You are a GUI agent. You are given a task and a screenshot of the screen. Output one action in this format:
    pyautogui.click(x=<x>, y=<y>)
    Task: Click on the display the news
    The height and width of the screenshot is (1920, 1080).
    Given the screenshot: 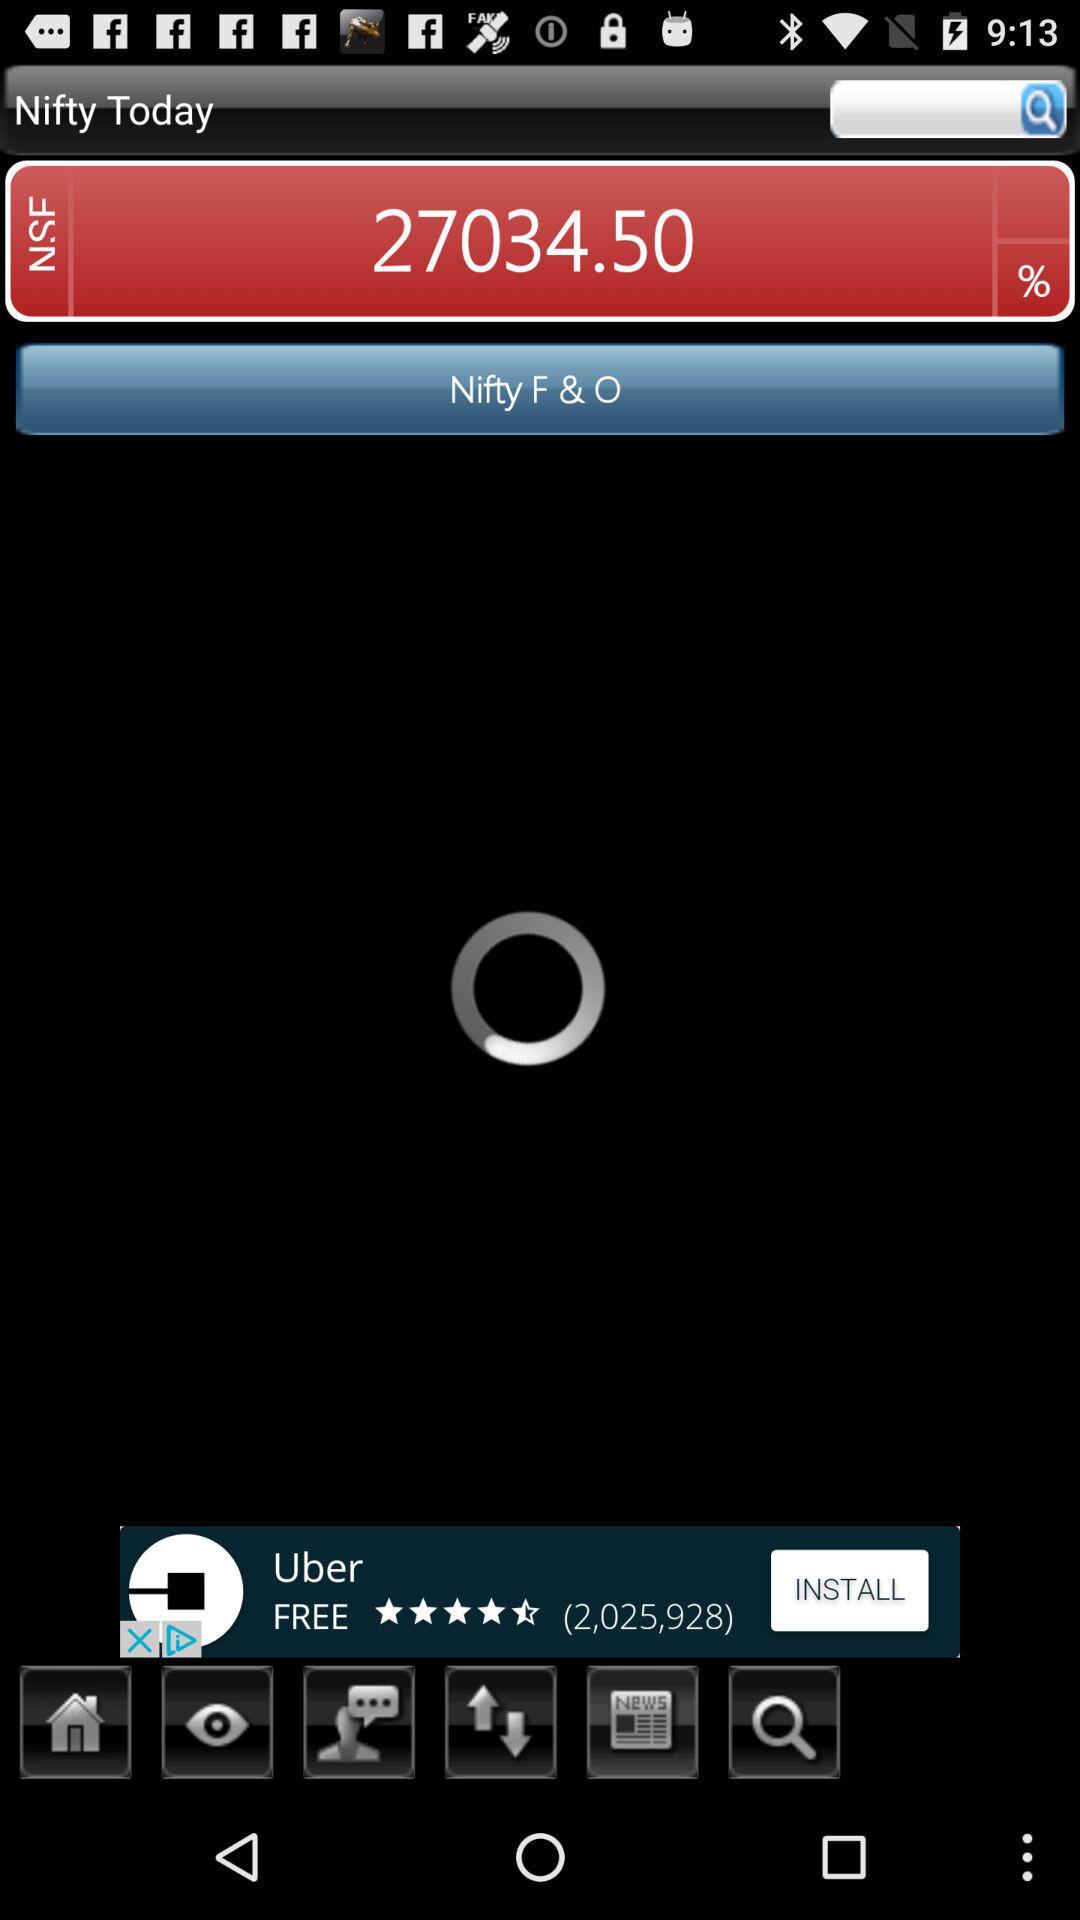 What is the action you would take?
    pyautogui.click(x=643, y=1727)
    